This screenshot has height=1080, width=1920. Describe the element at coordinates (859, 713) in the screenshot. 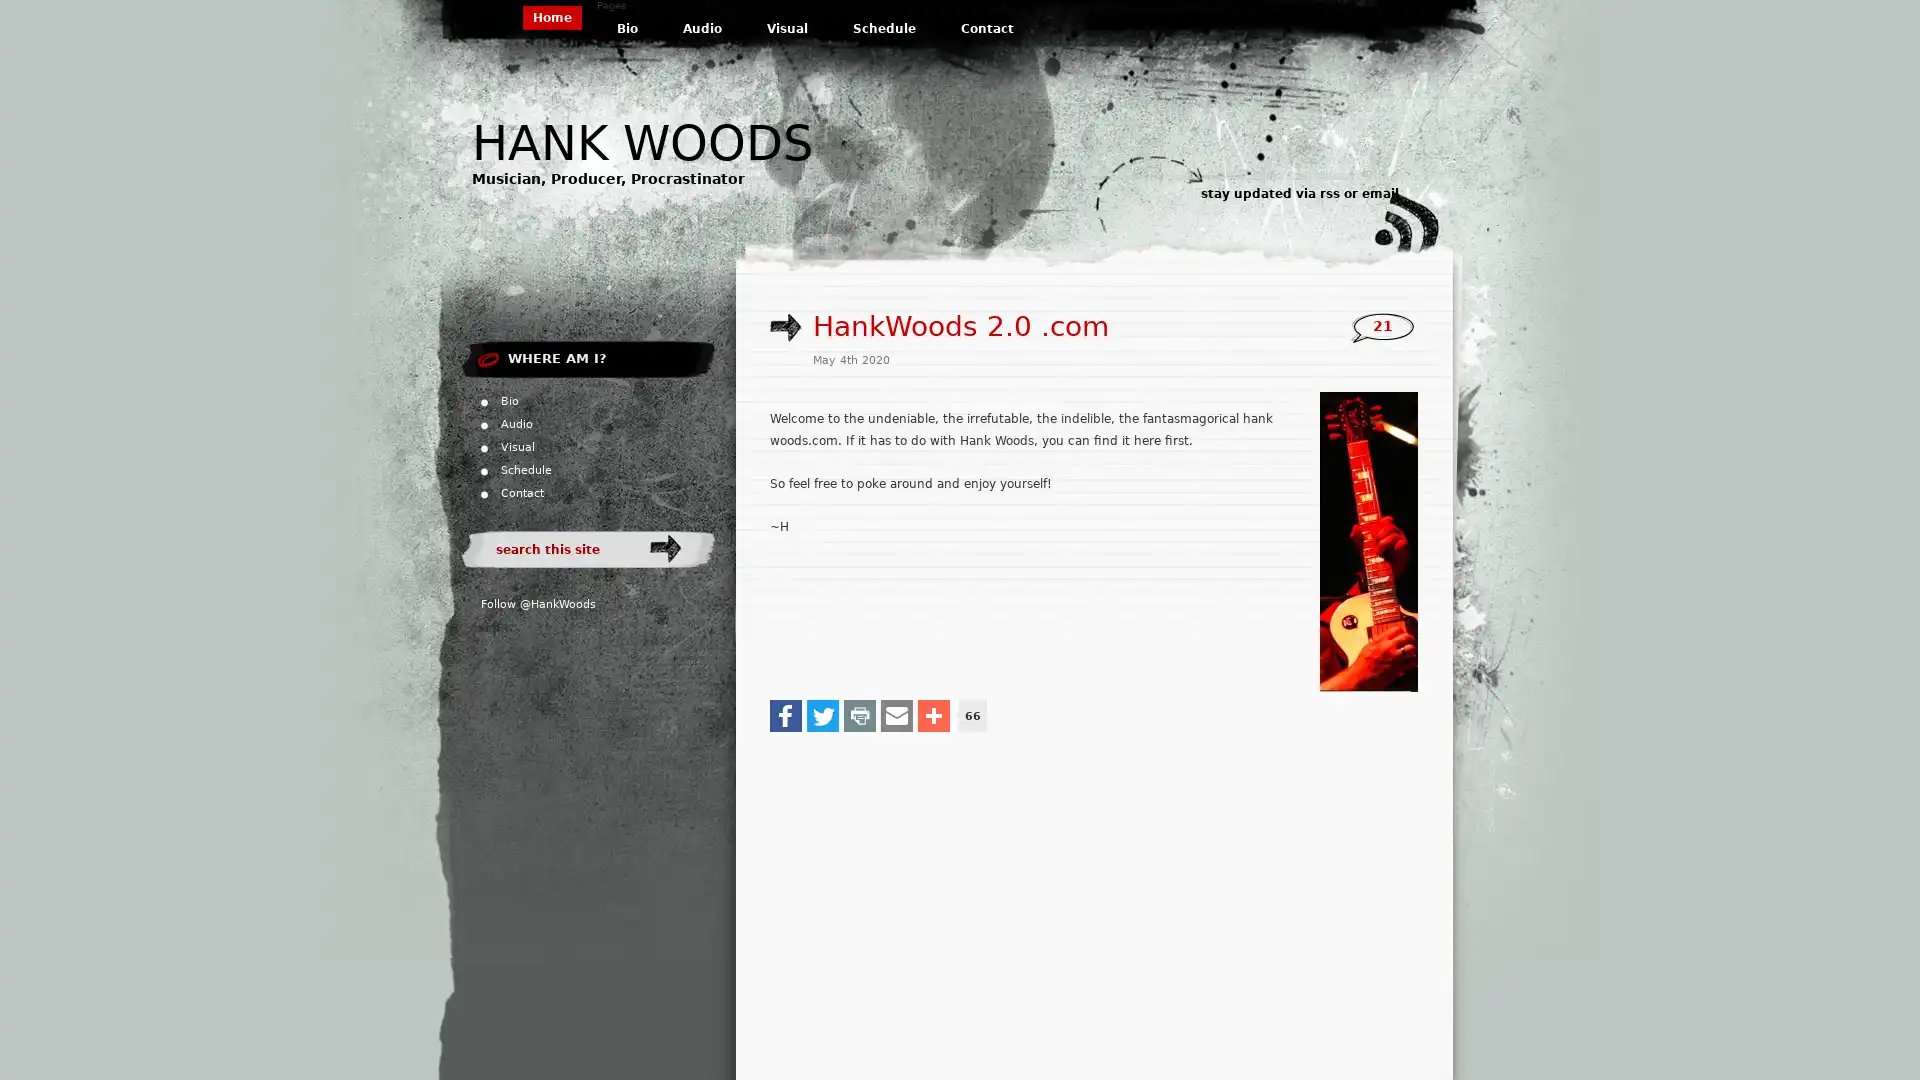

I see `Share to Print` at that location.